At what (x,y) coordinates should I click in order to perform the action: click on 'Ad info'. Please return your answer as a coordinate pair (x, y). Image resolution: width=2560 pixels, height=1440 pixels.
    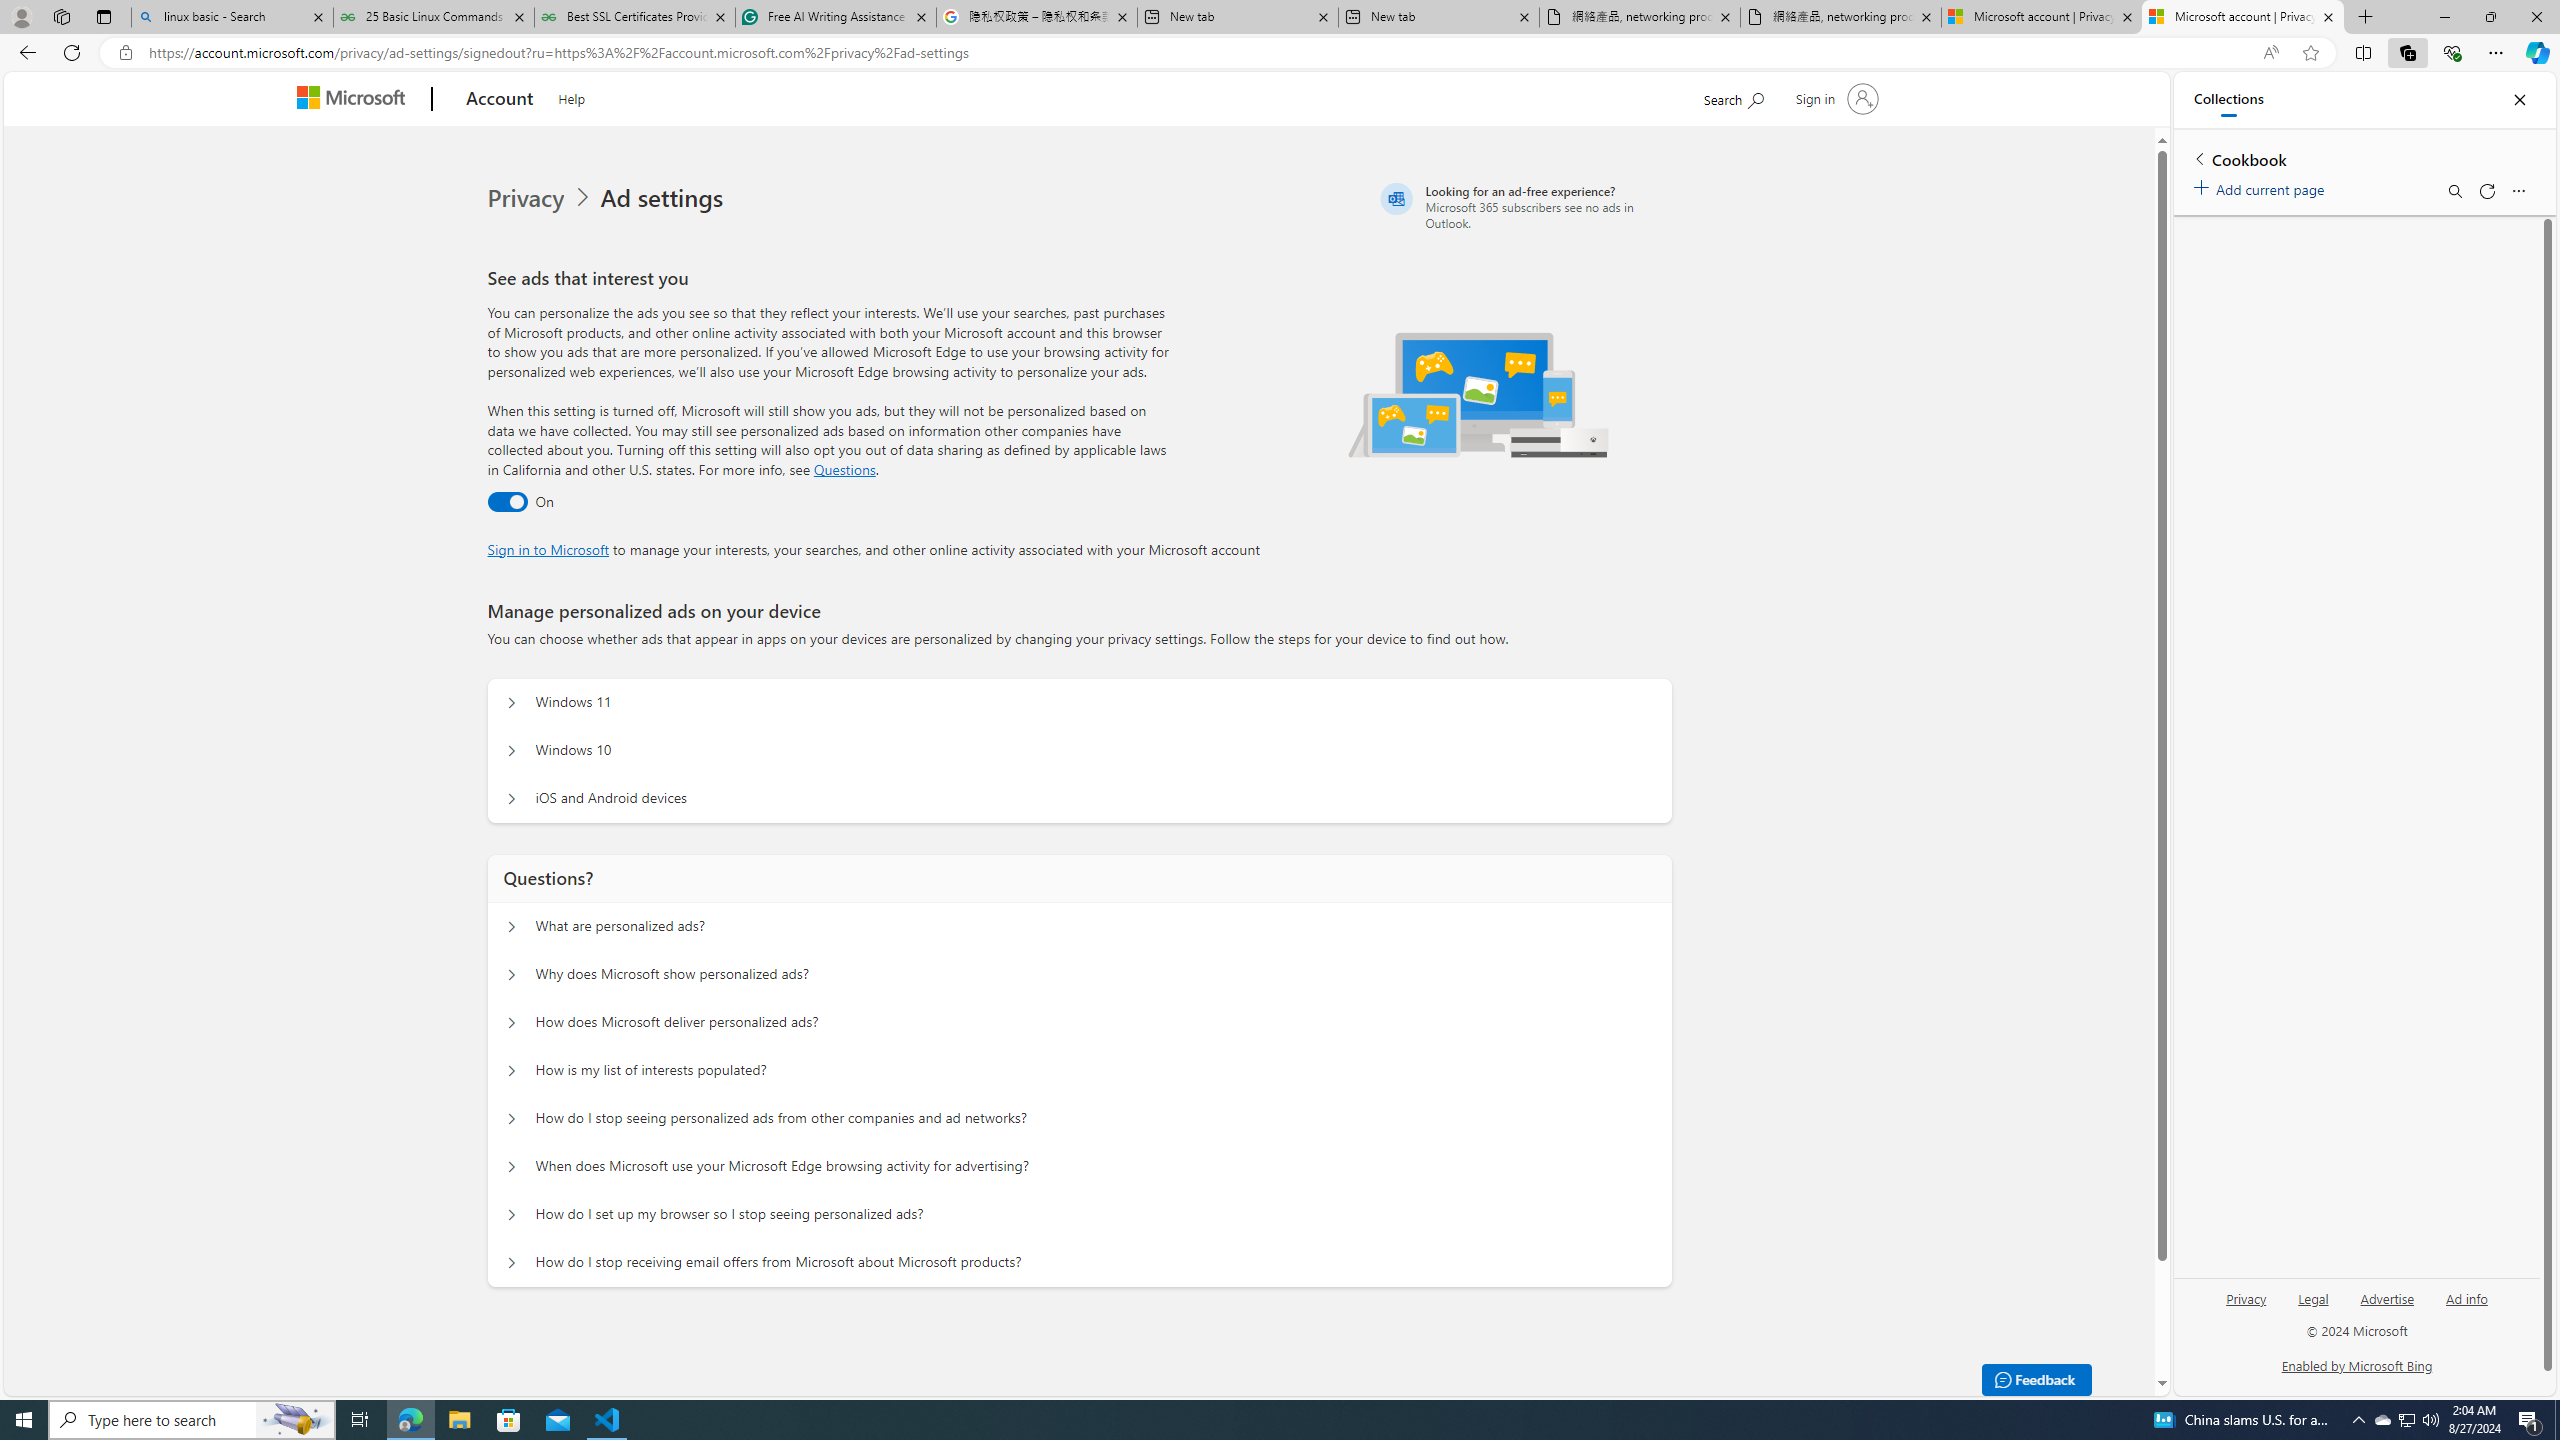
    Looking at the image, I should click on (2466, 1298).